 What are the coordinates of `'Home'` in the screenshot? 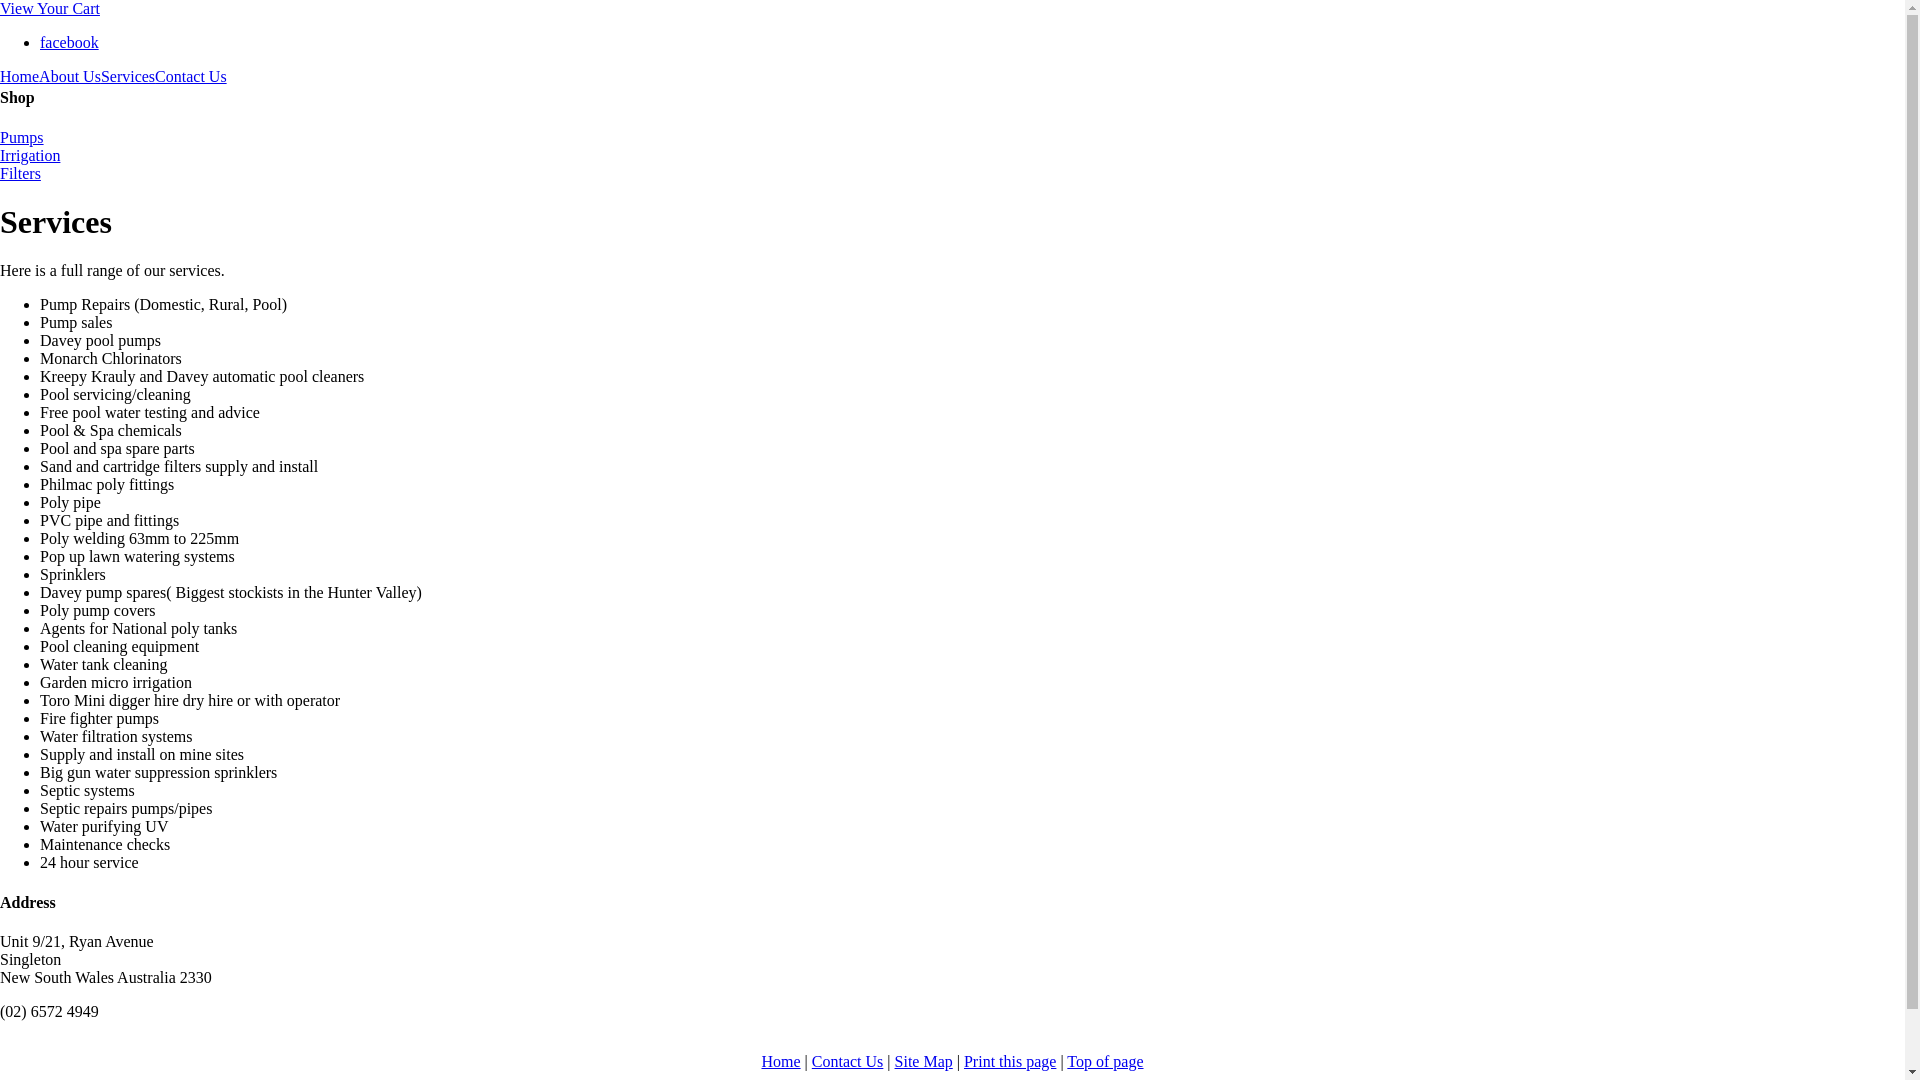 It's located at (779, 1060).